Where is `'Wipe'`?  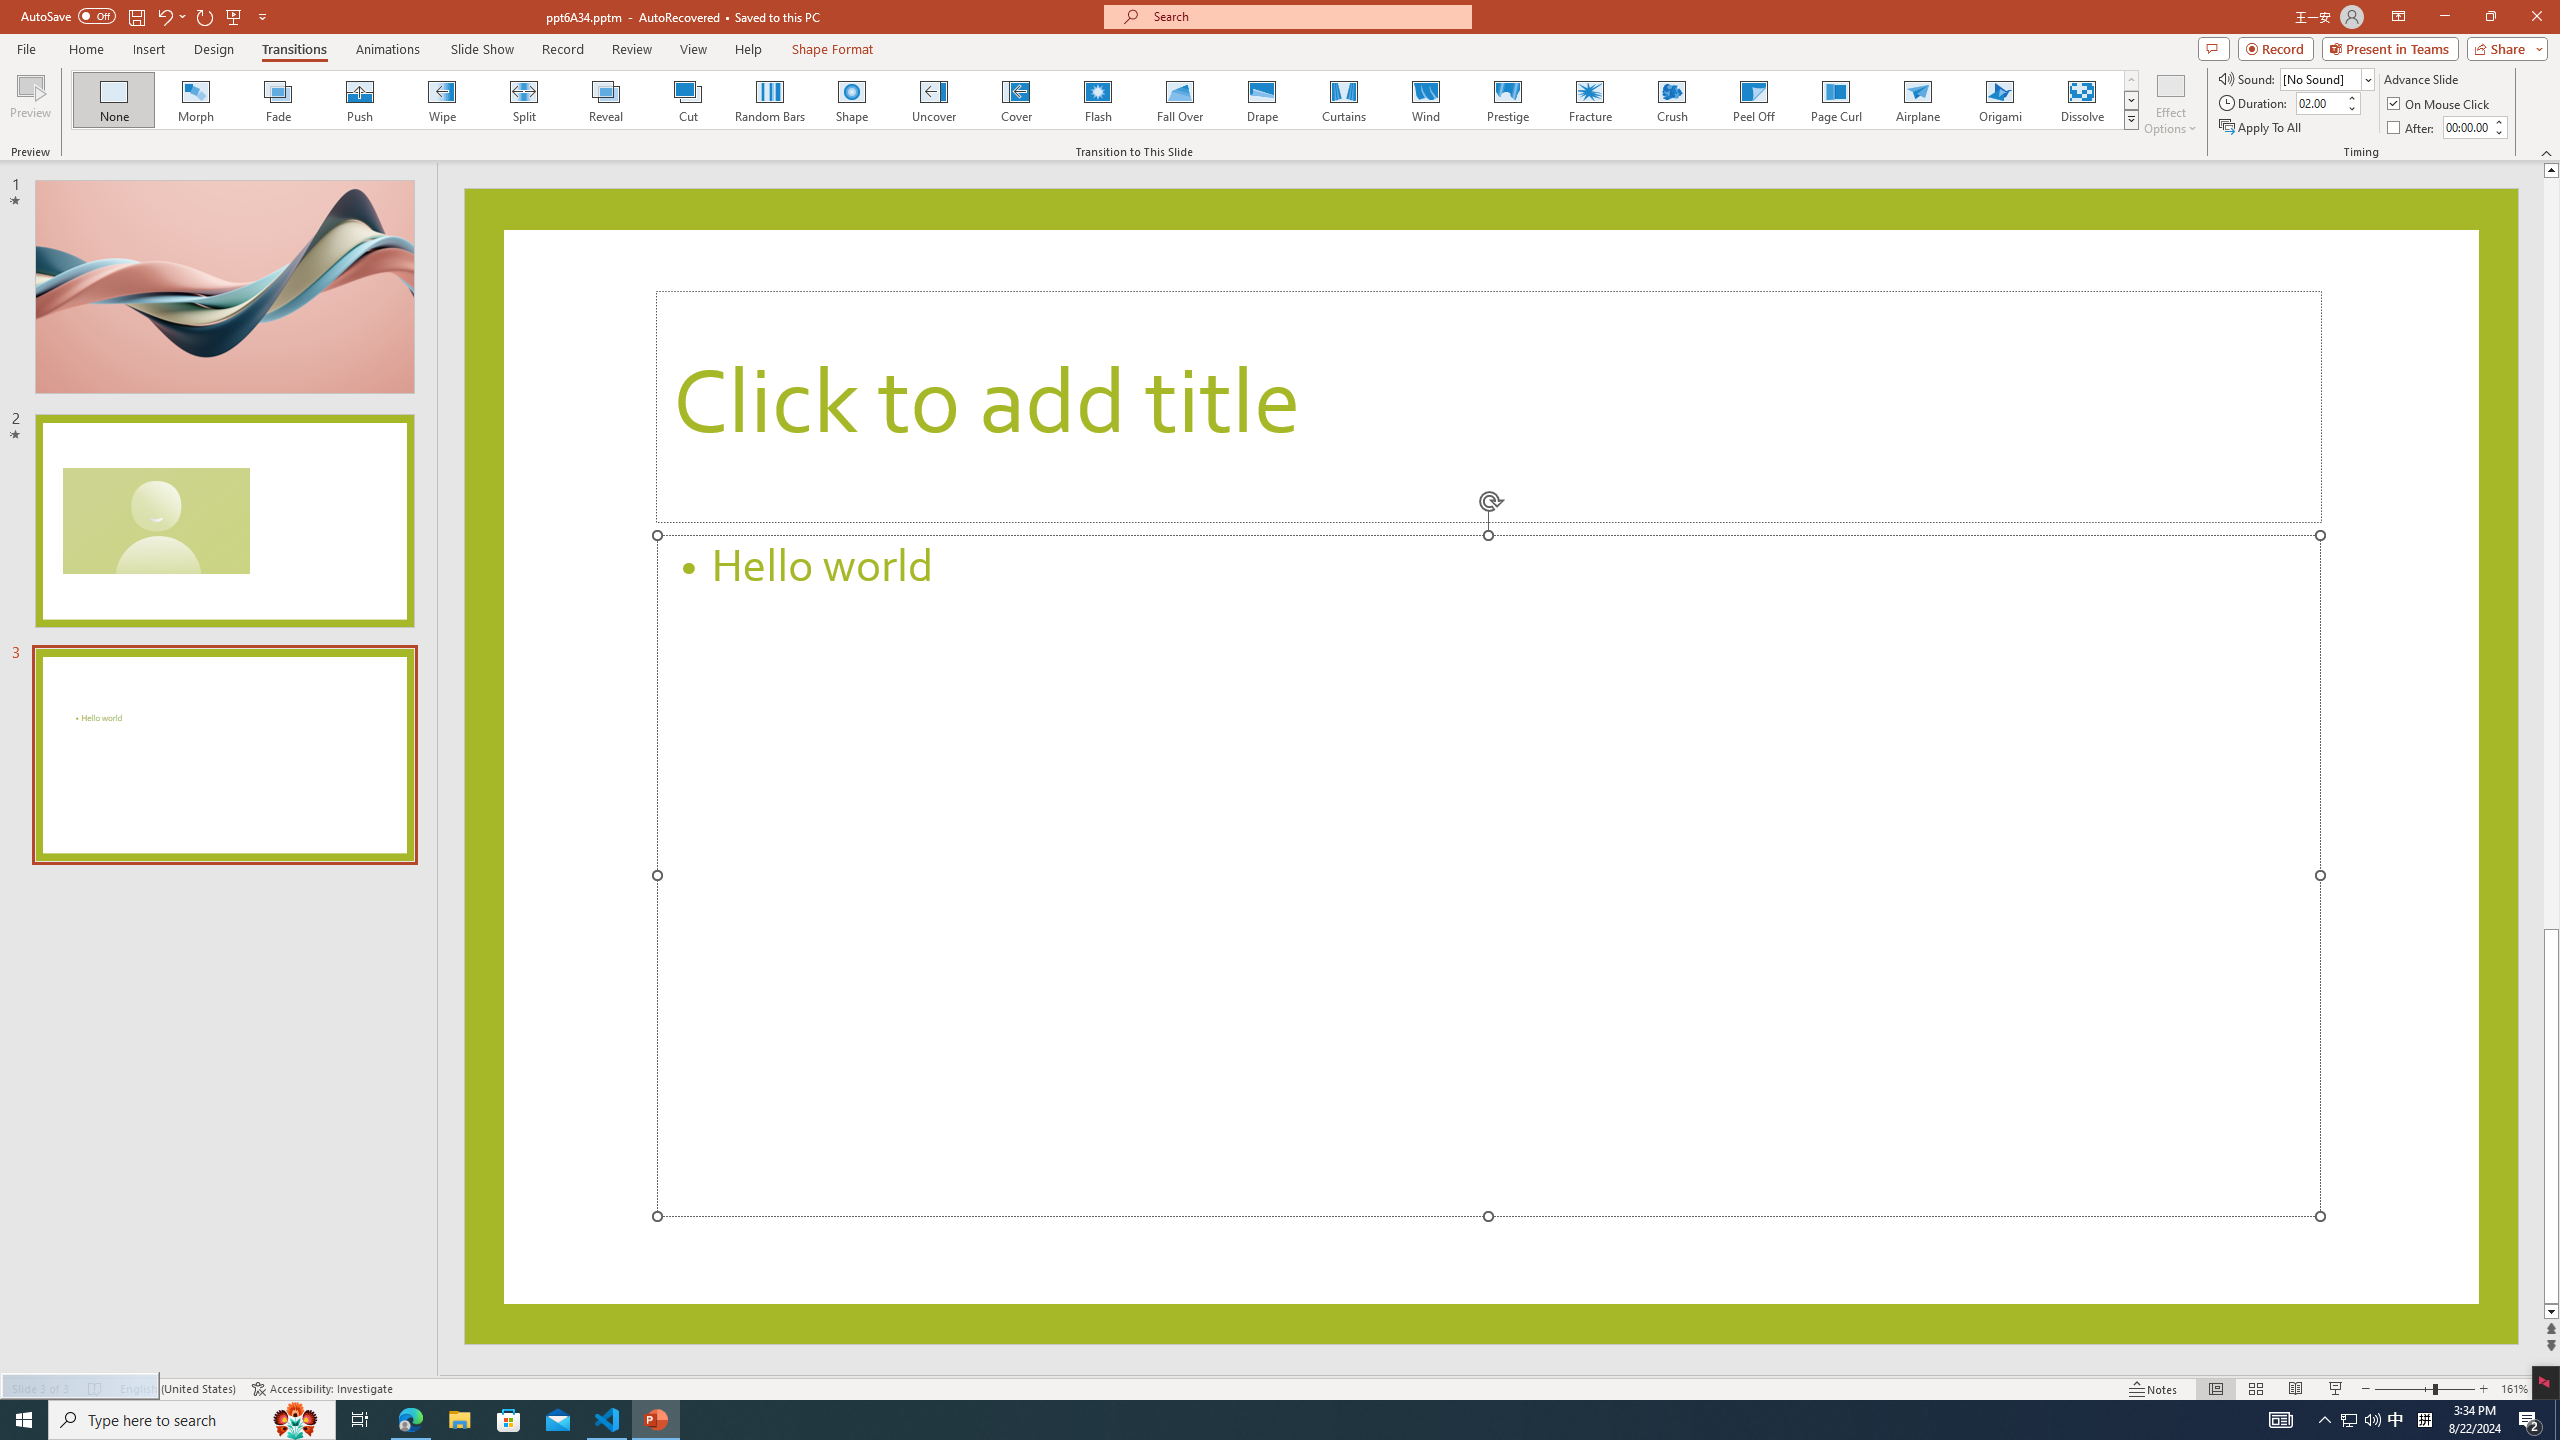
'Wipe' is located at coordinates (441, 99).